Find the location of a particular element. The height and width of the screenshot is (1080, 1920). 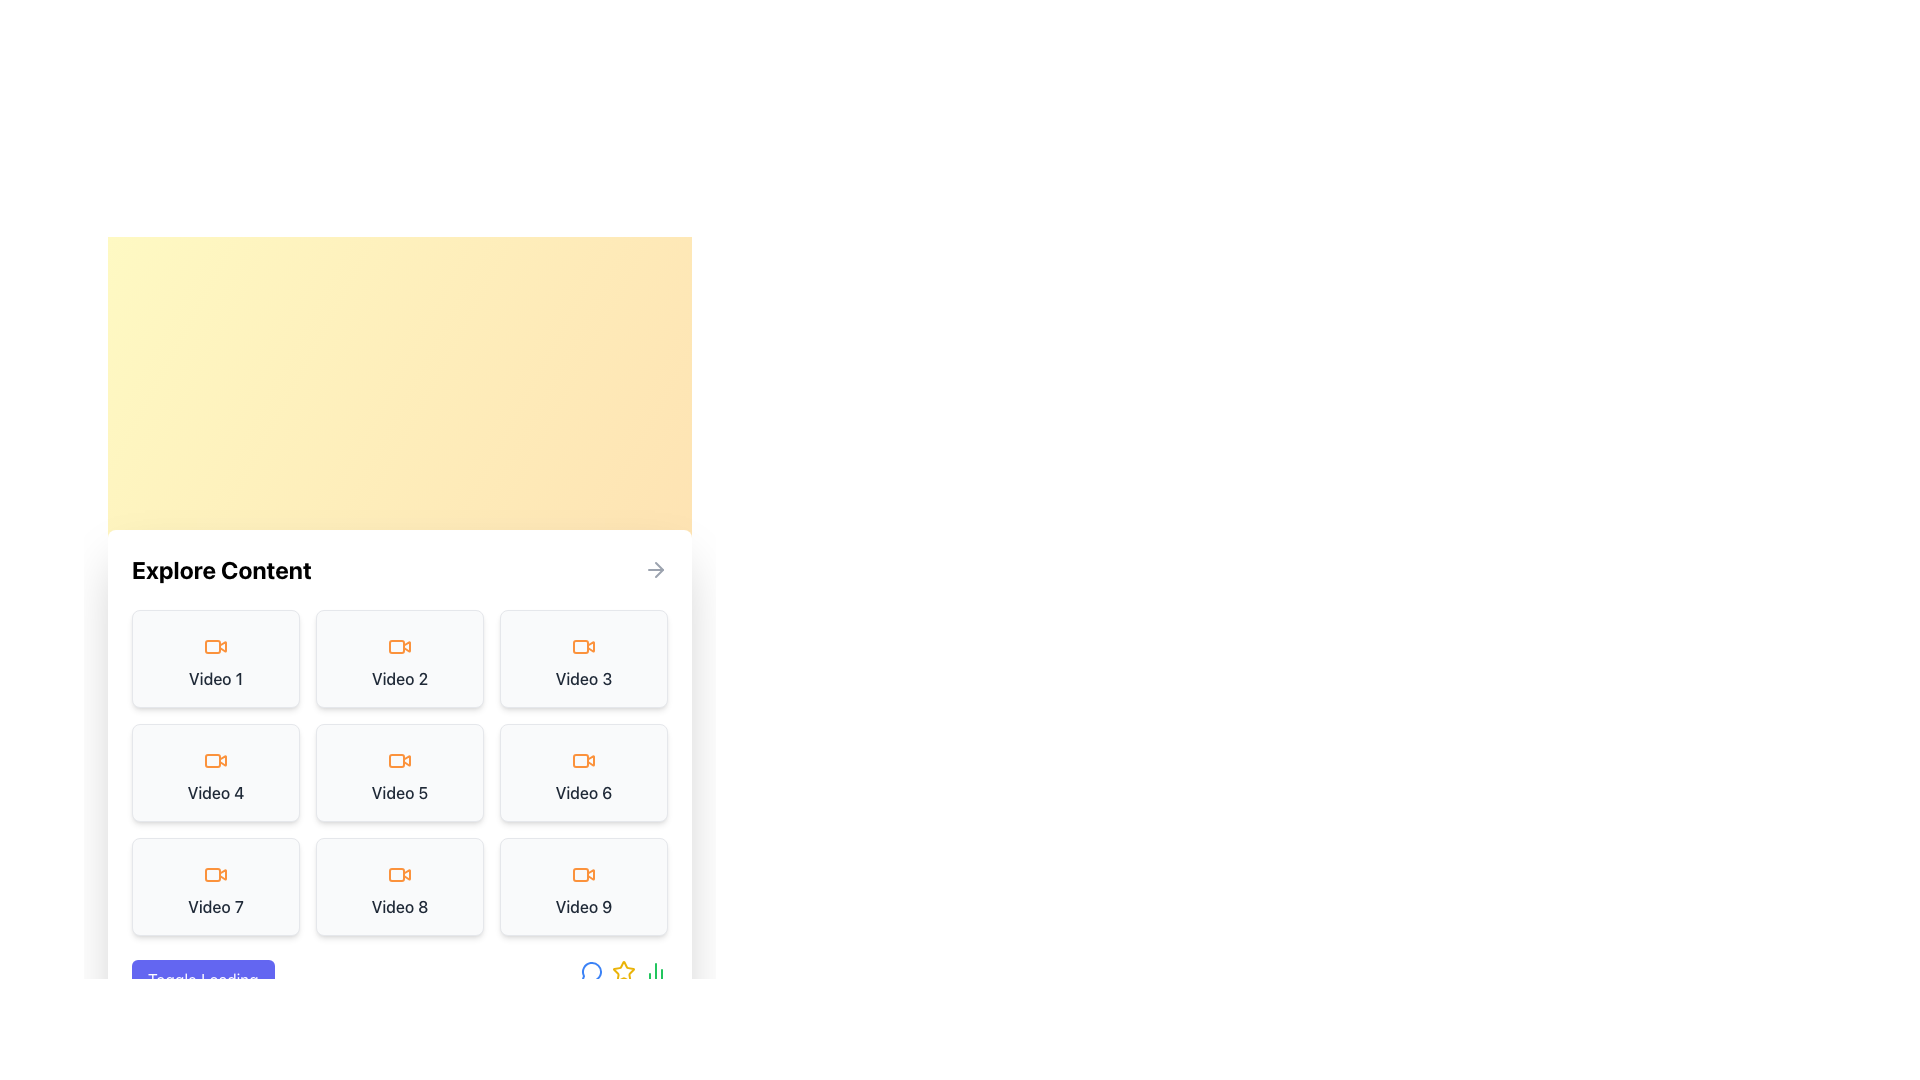

the icon representing video content located in the center of the card labeled 'Video 6' in the second row and third column of a 3x3 grid layout is located at coordinates (583, 760).